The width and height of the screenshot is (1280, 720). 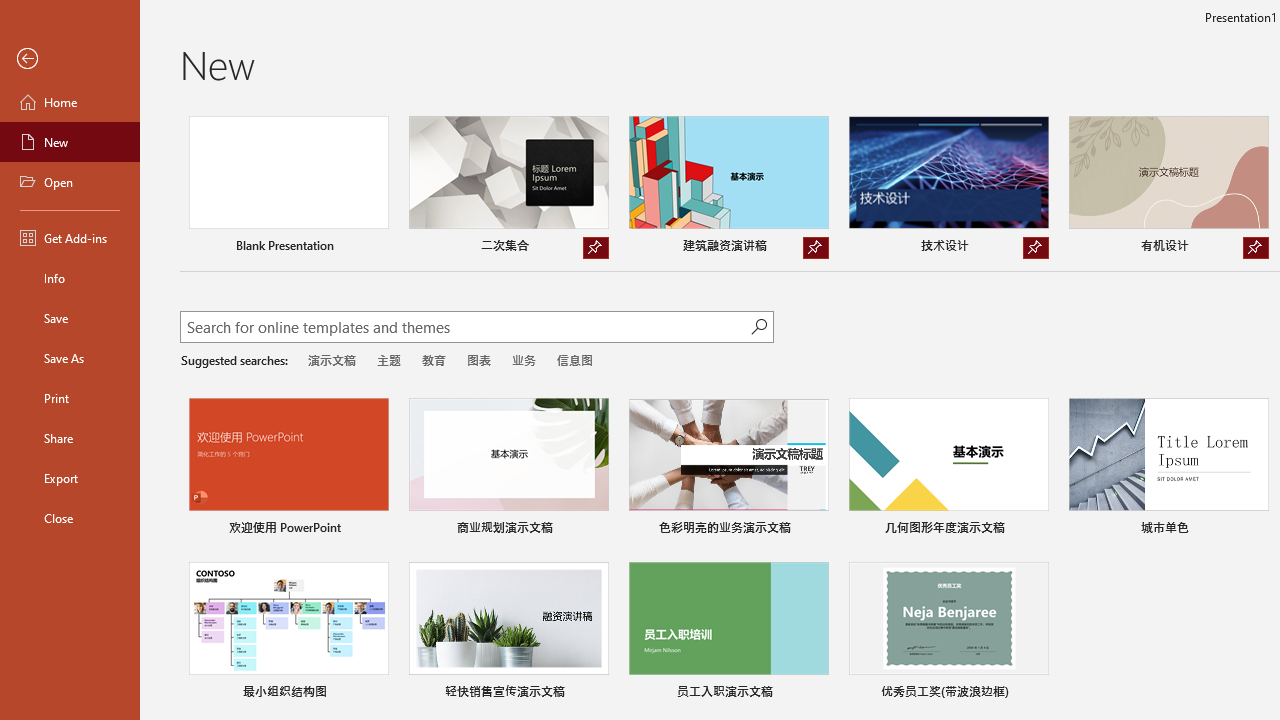 What do you see at coordinates (69, 58) in the screenshot?
I see `'Back'` at bounding box center [69, 58].